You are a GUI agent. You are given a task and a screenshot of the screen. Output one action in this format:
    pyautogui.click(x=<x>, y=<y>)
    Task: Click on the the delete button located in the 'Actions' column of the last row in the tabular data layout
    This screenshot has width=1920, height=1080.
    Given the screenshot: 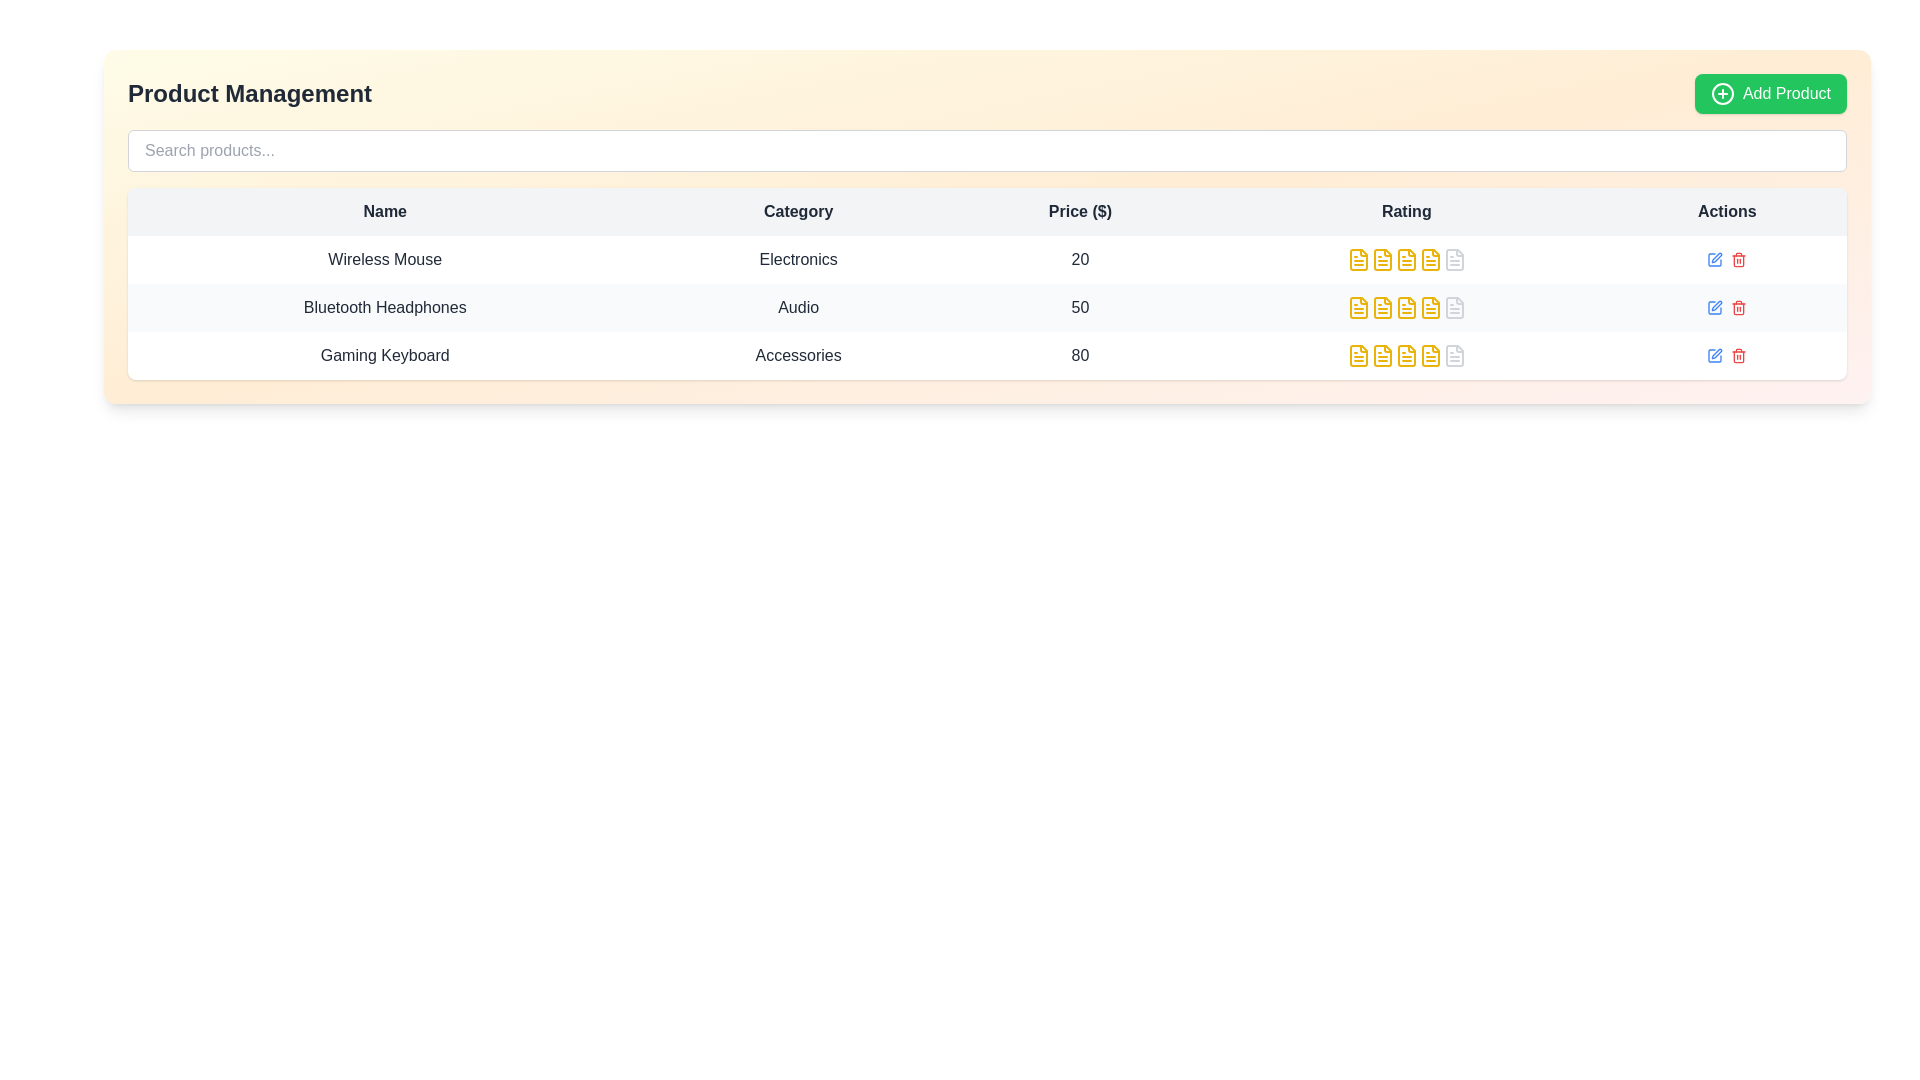 What is the action you would take?
    pyautogui.click(x=1737, y=308)
    